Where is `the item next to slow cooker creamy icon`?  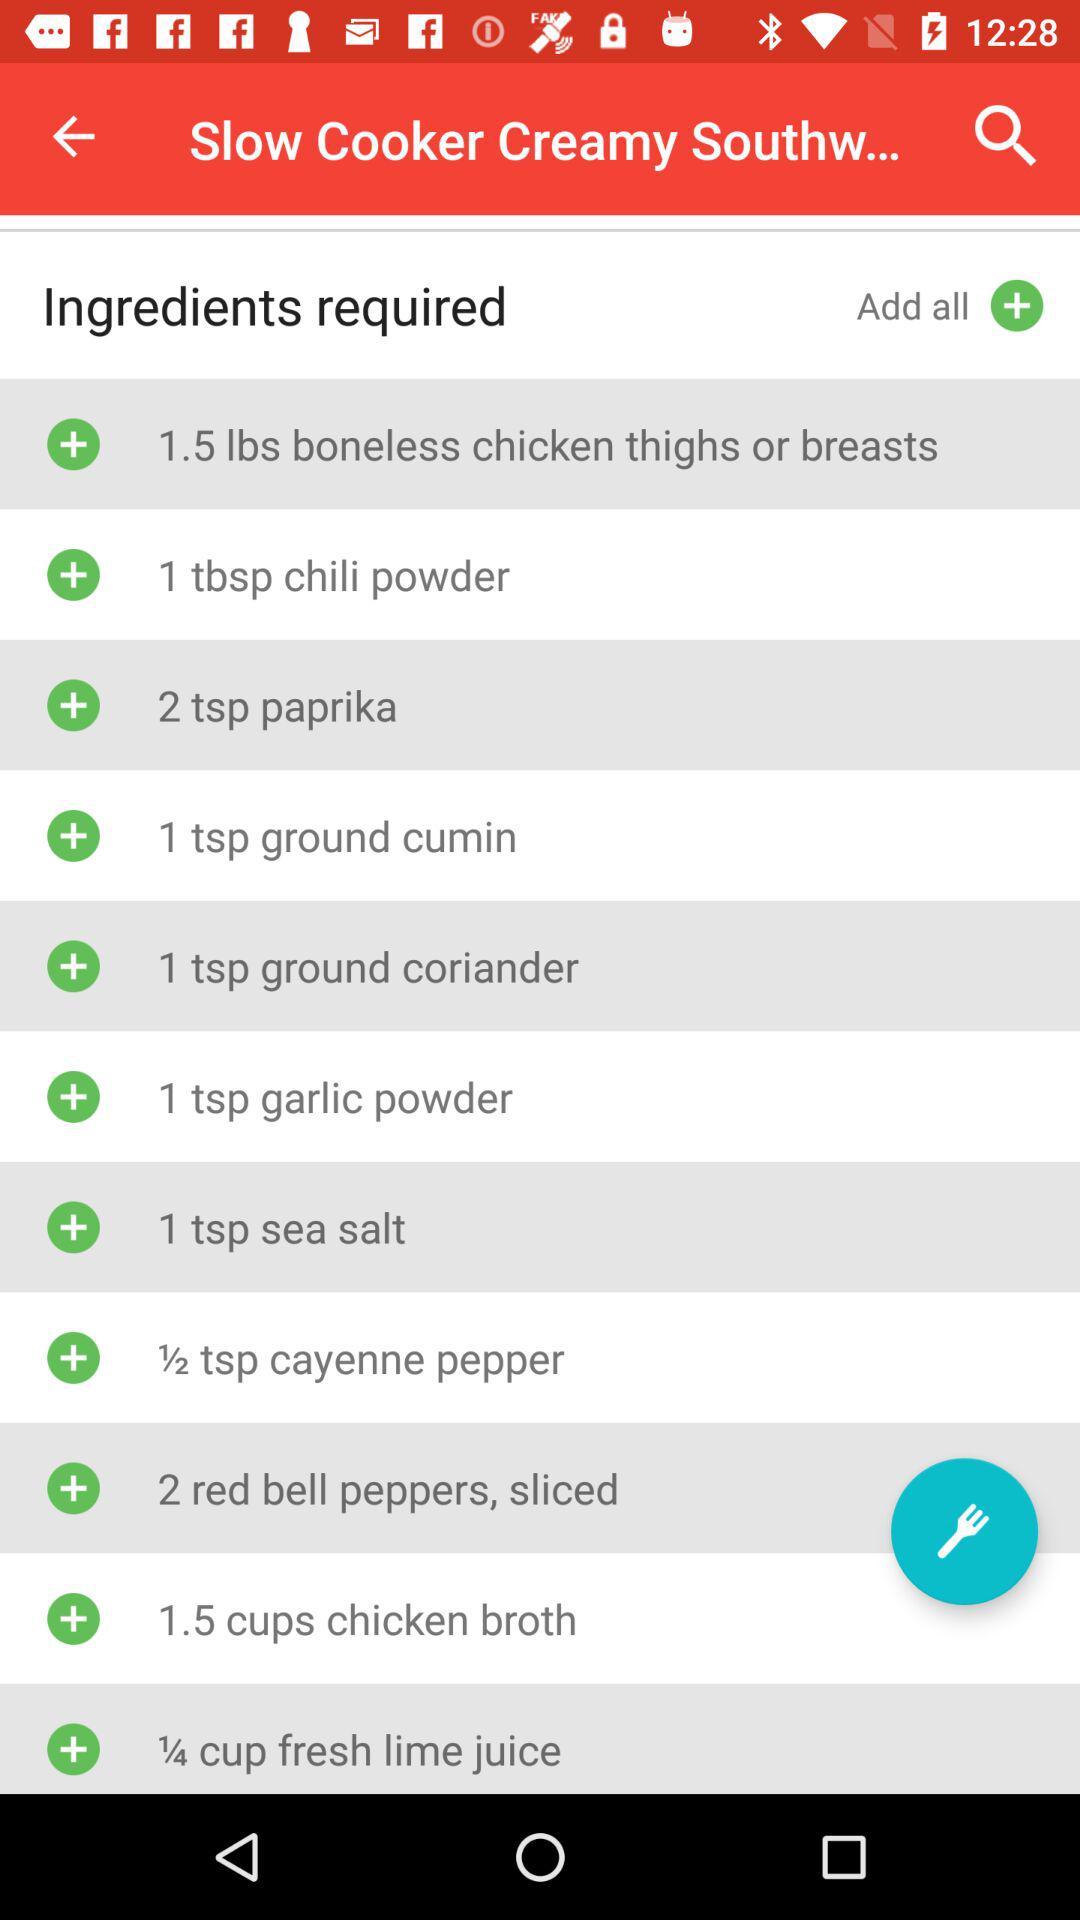
the item next to slow cooker creamy icon is located at coordinates (1006, 135).